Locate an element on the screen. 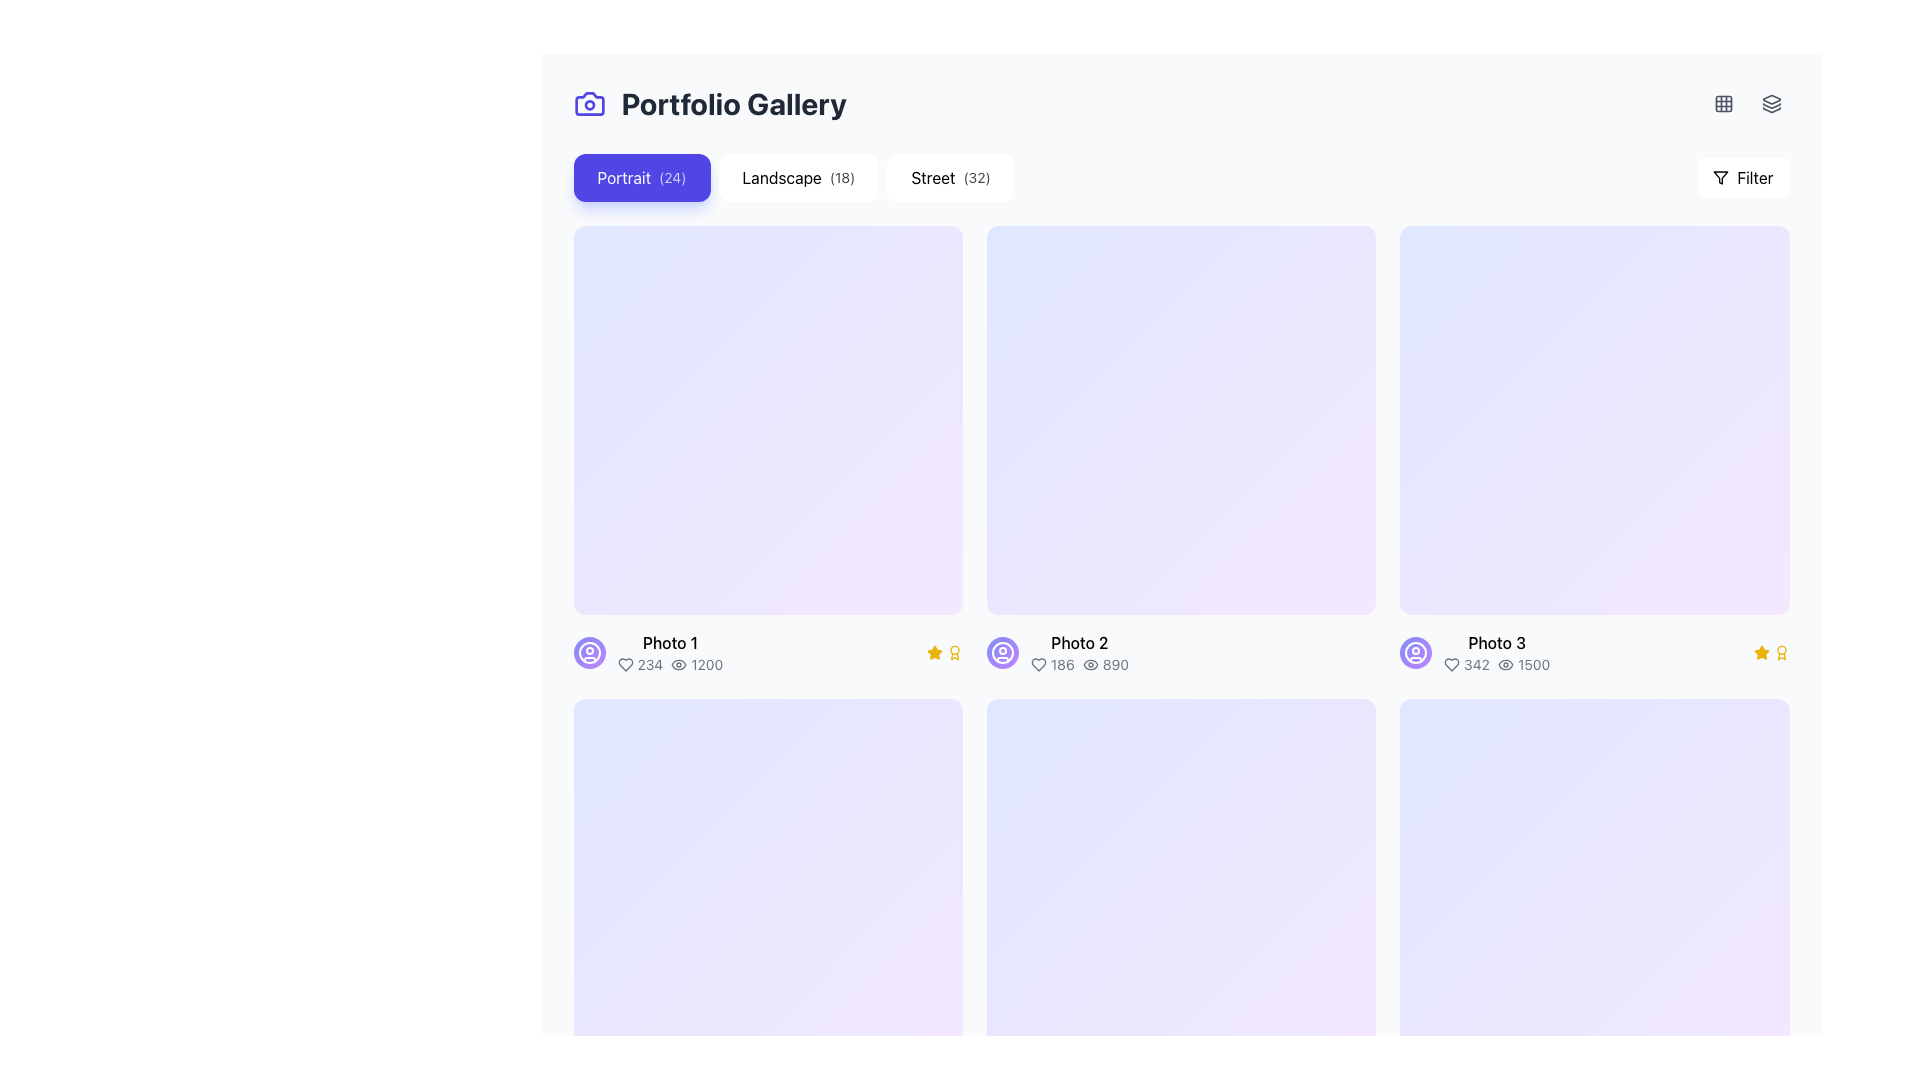 Image resolution: width=1920 pixels, height=1080 pixels. the first portfolio item in the grid layout under the 'Portrait' tab is located at coordinates (767, 450).